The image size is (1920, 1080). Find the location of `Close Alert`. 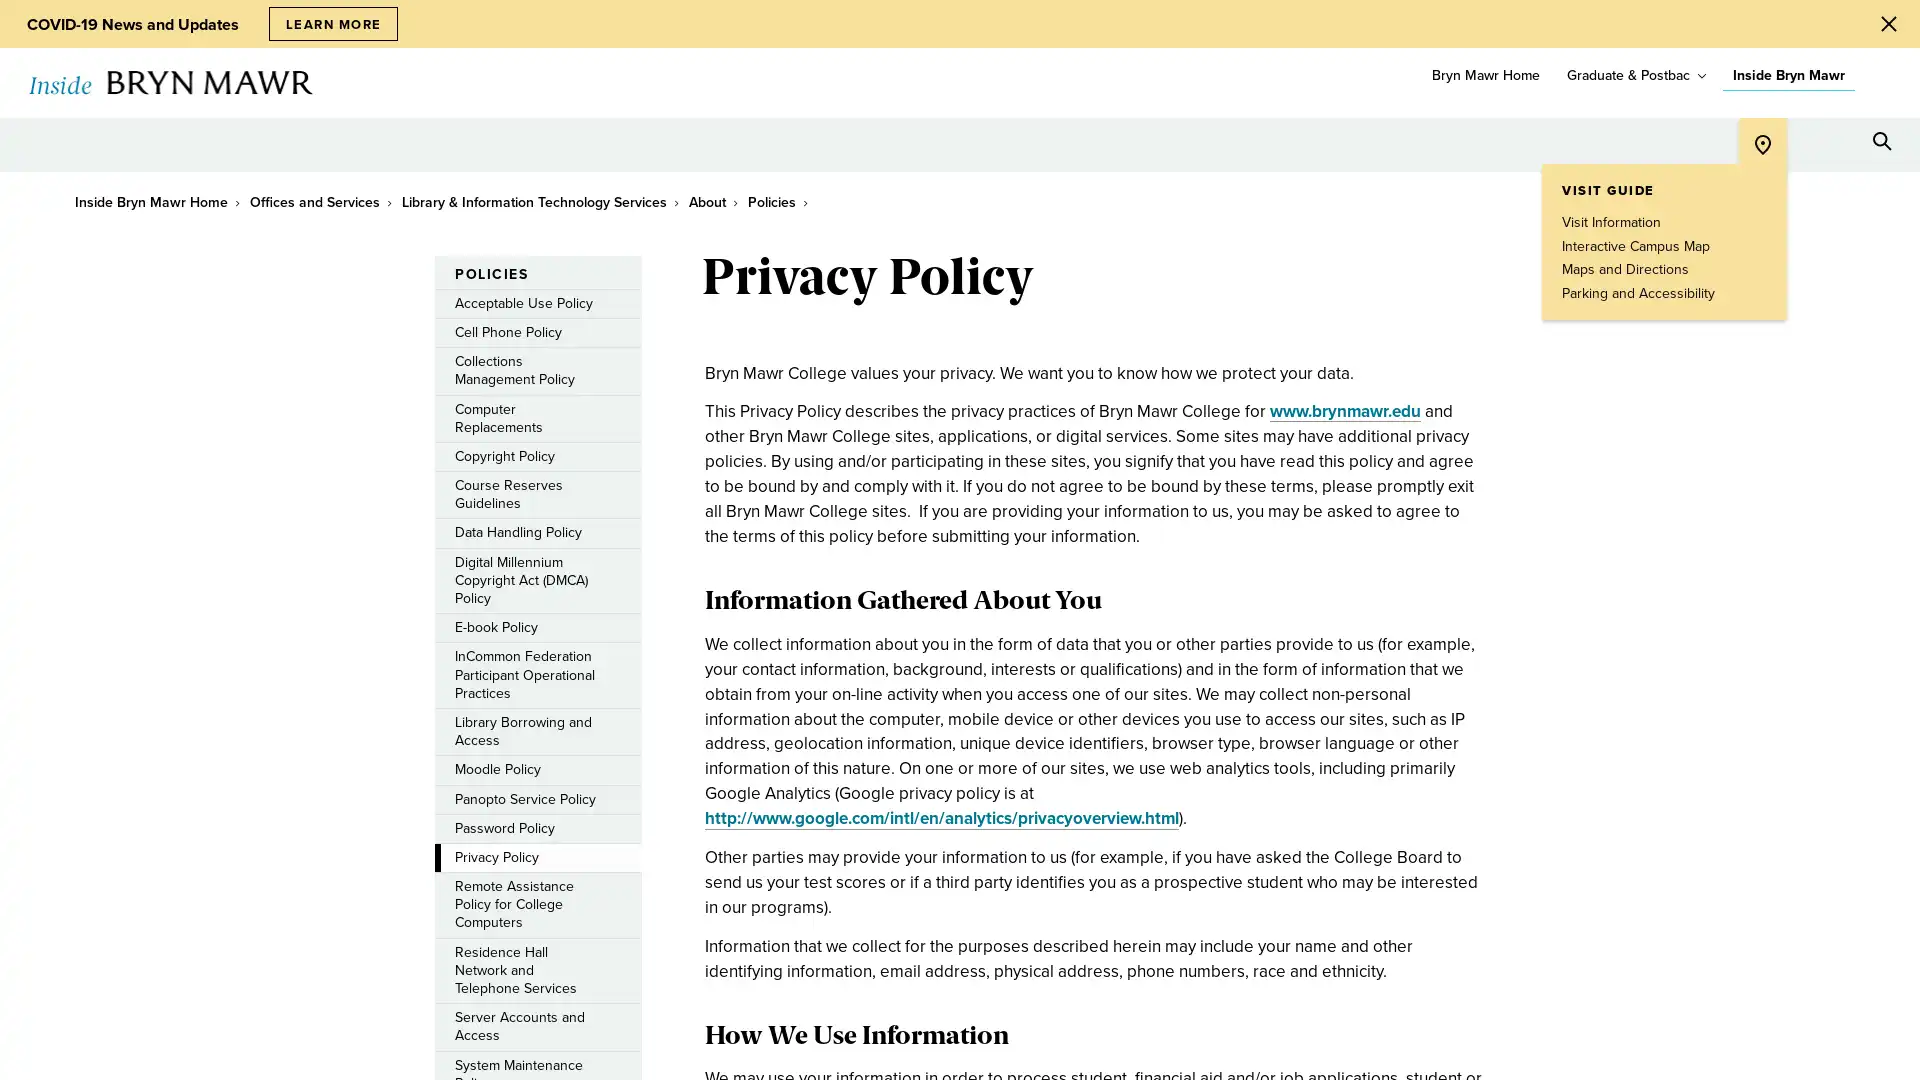

Close Alert is located at coordinates (1888, 23).